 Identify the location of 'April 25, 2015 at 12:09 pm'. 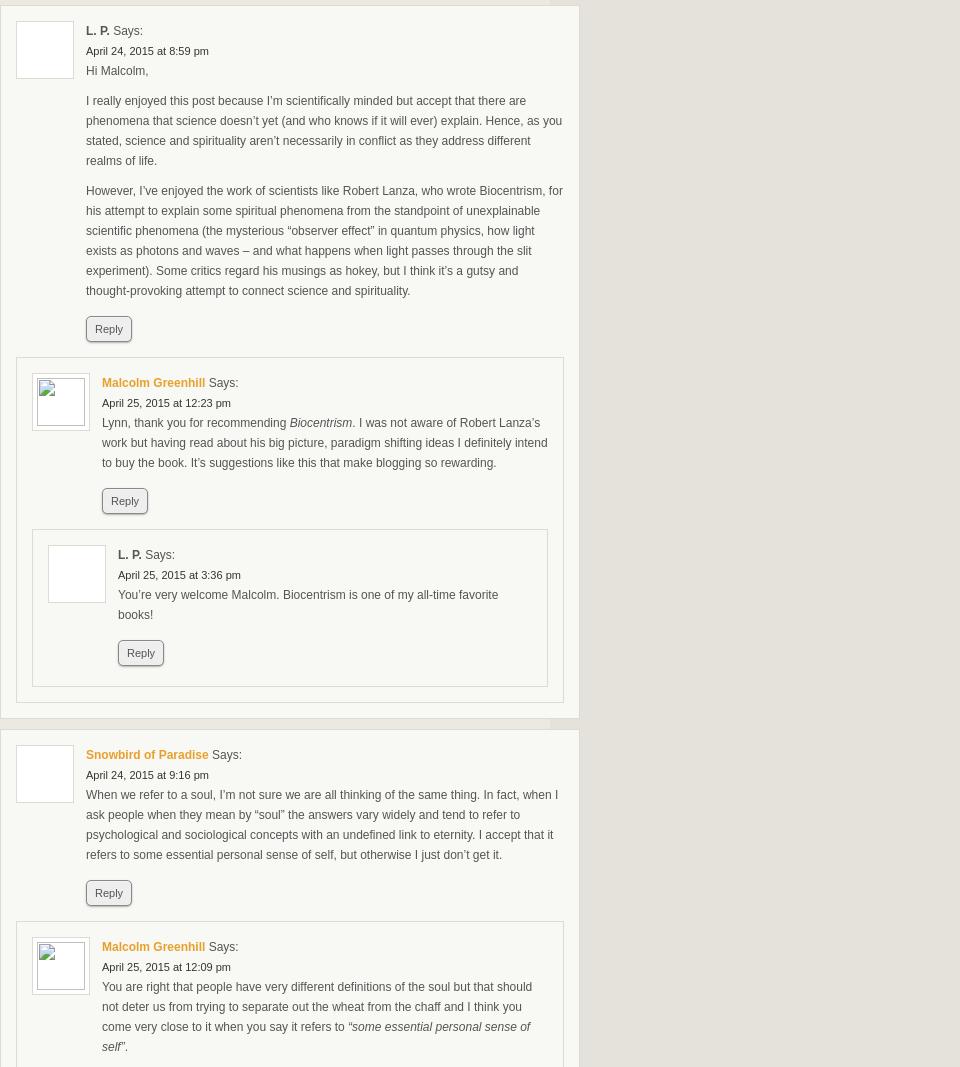
(165, 967).